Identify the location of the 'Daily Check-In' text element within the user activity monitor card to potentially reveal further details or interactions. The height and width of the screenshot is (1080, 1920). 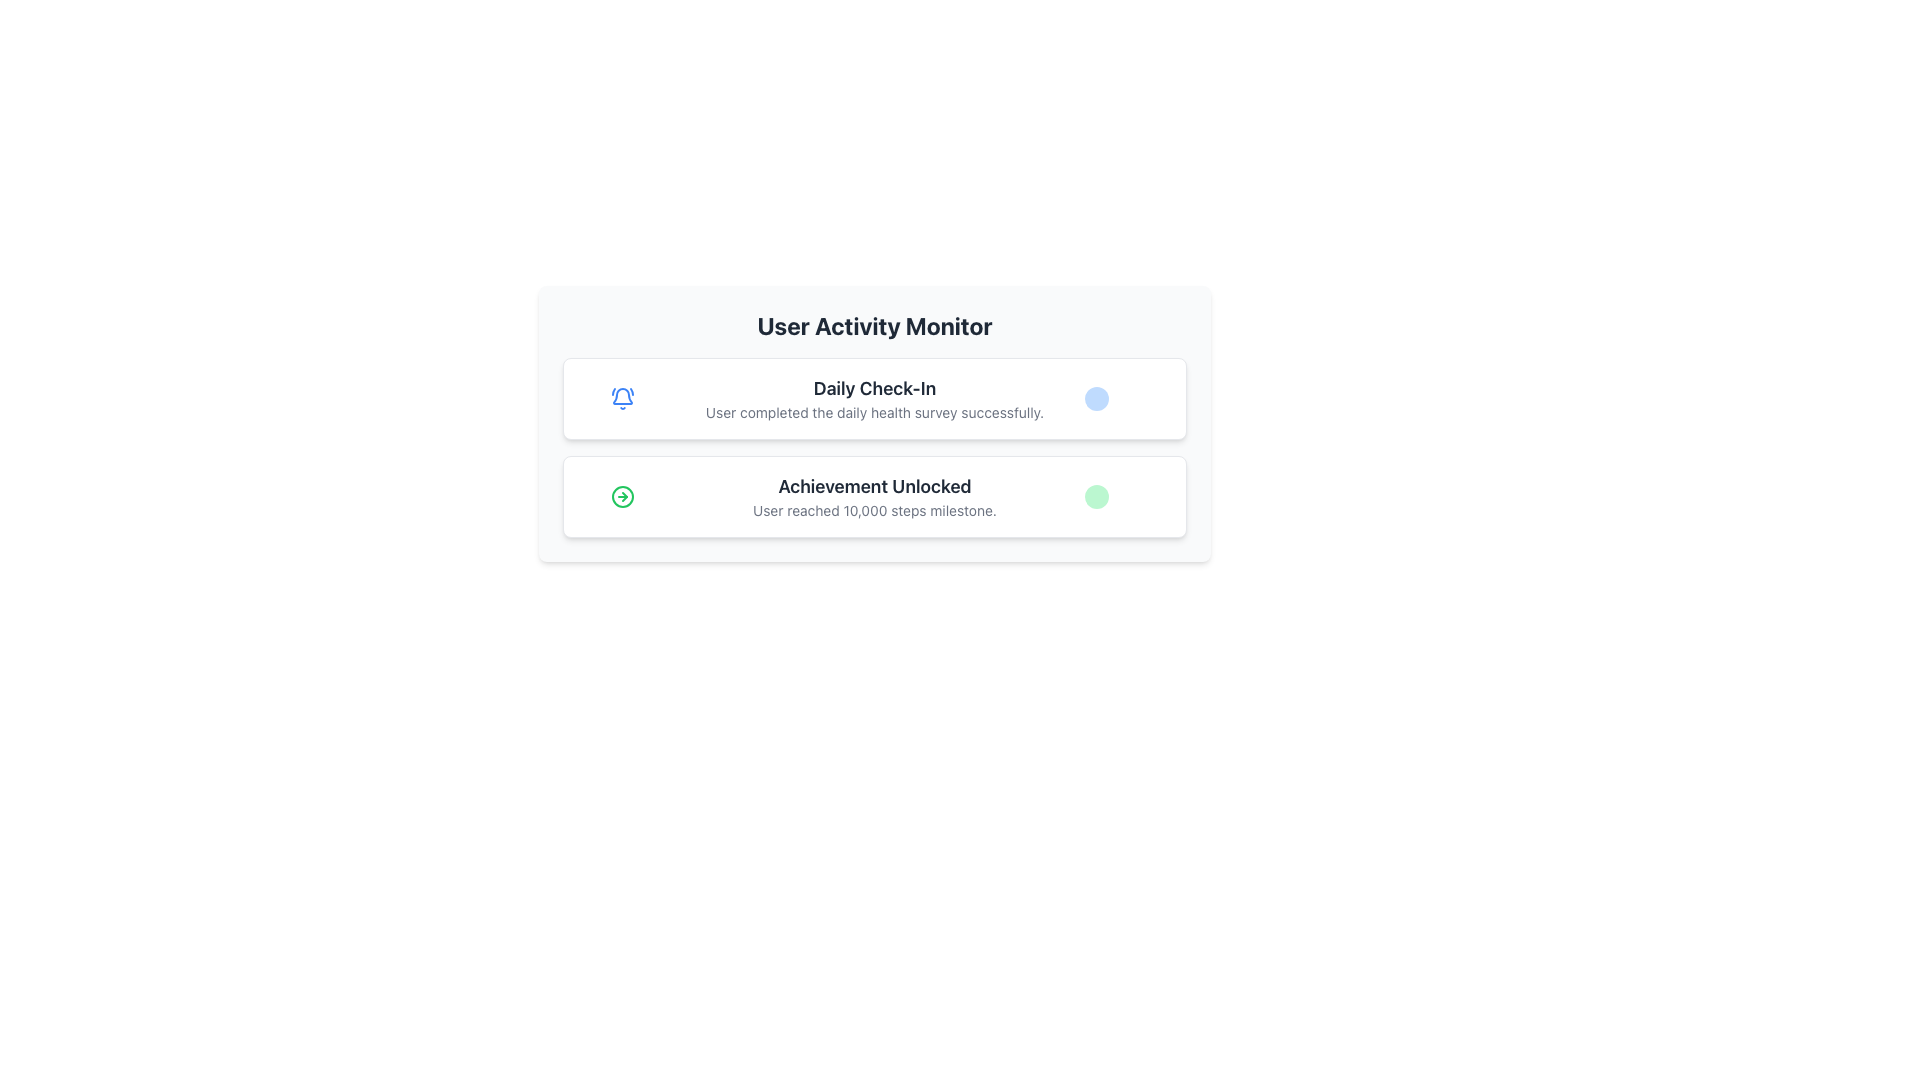
(874, 398).